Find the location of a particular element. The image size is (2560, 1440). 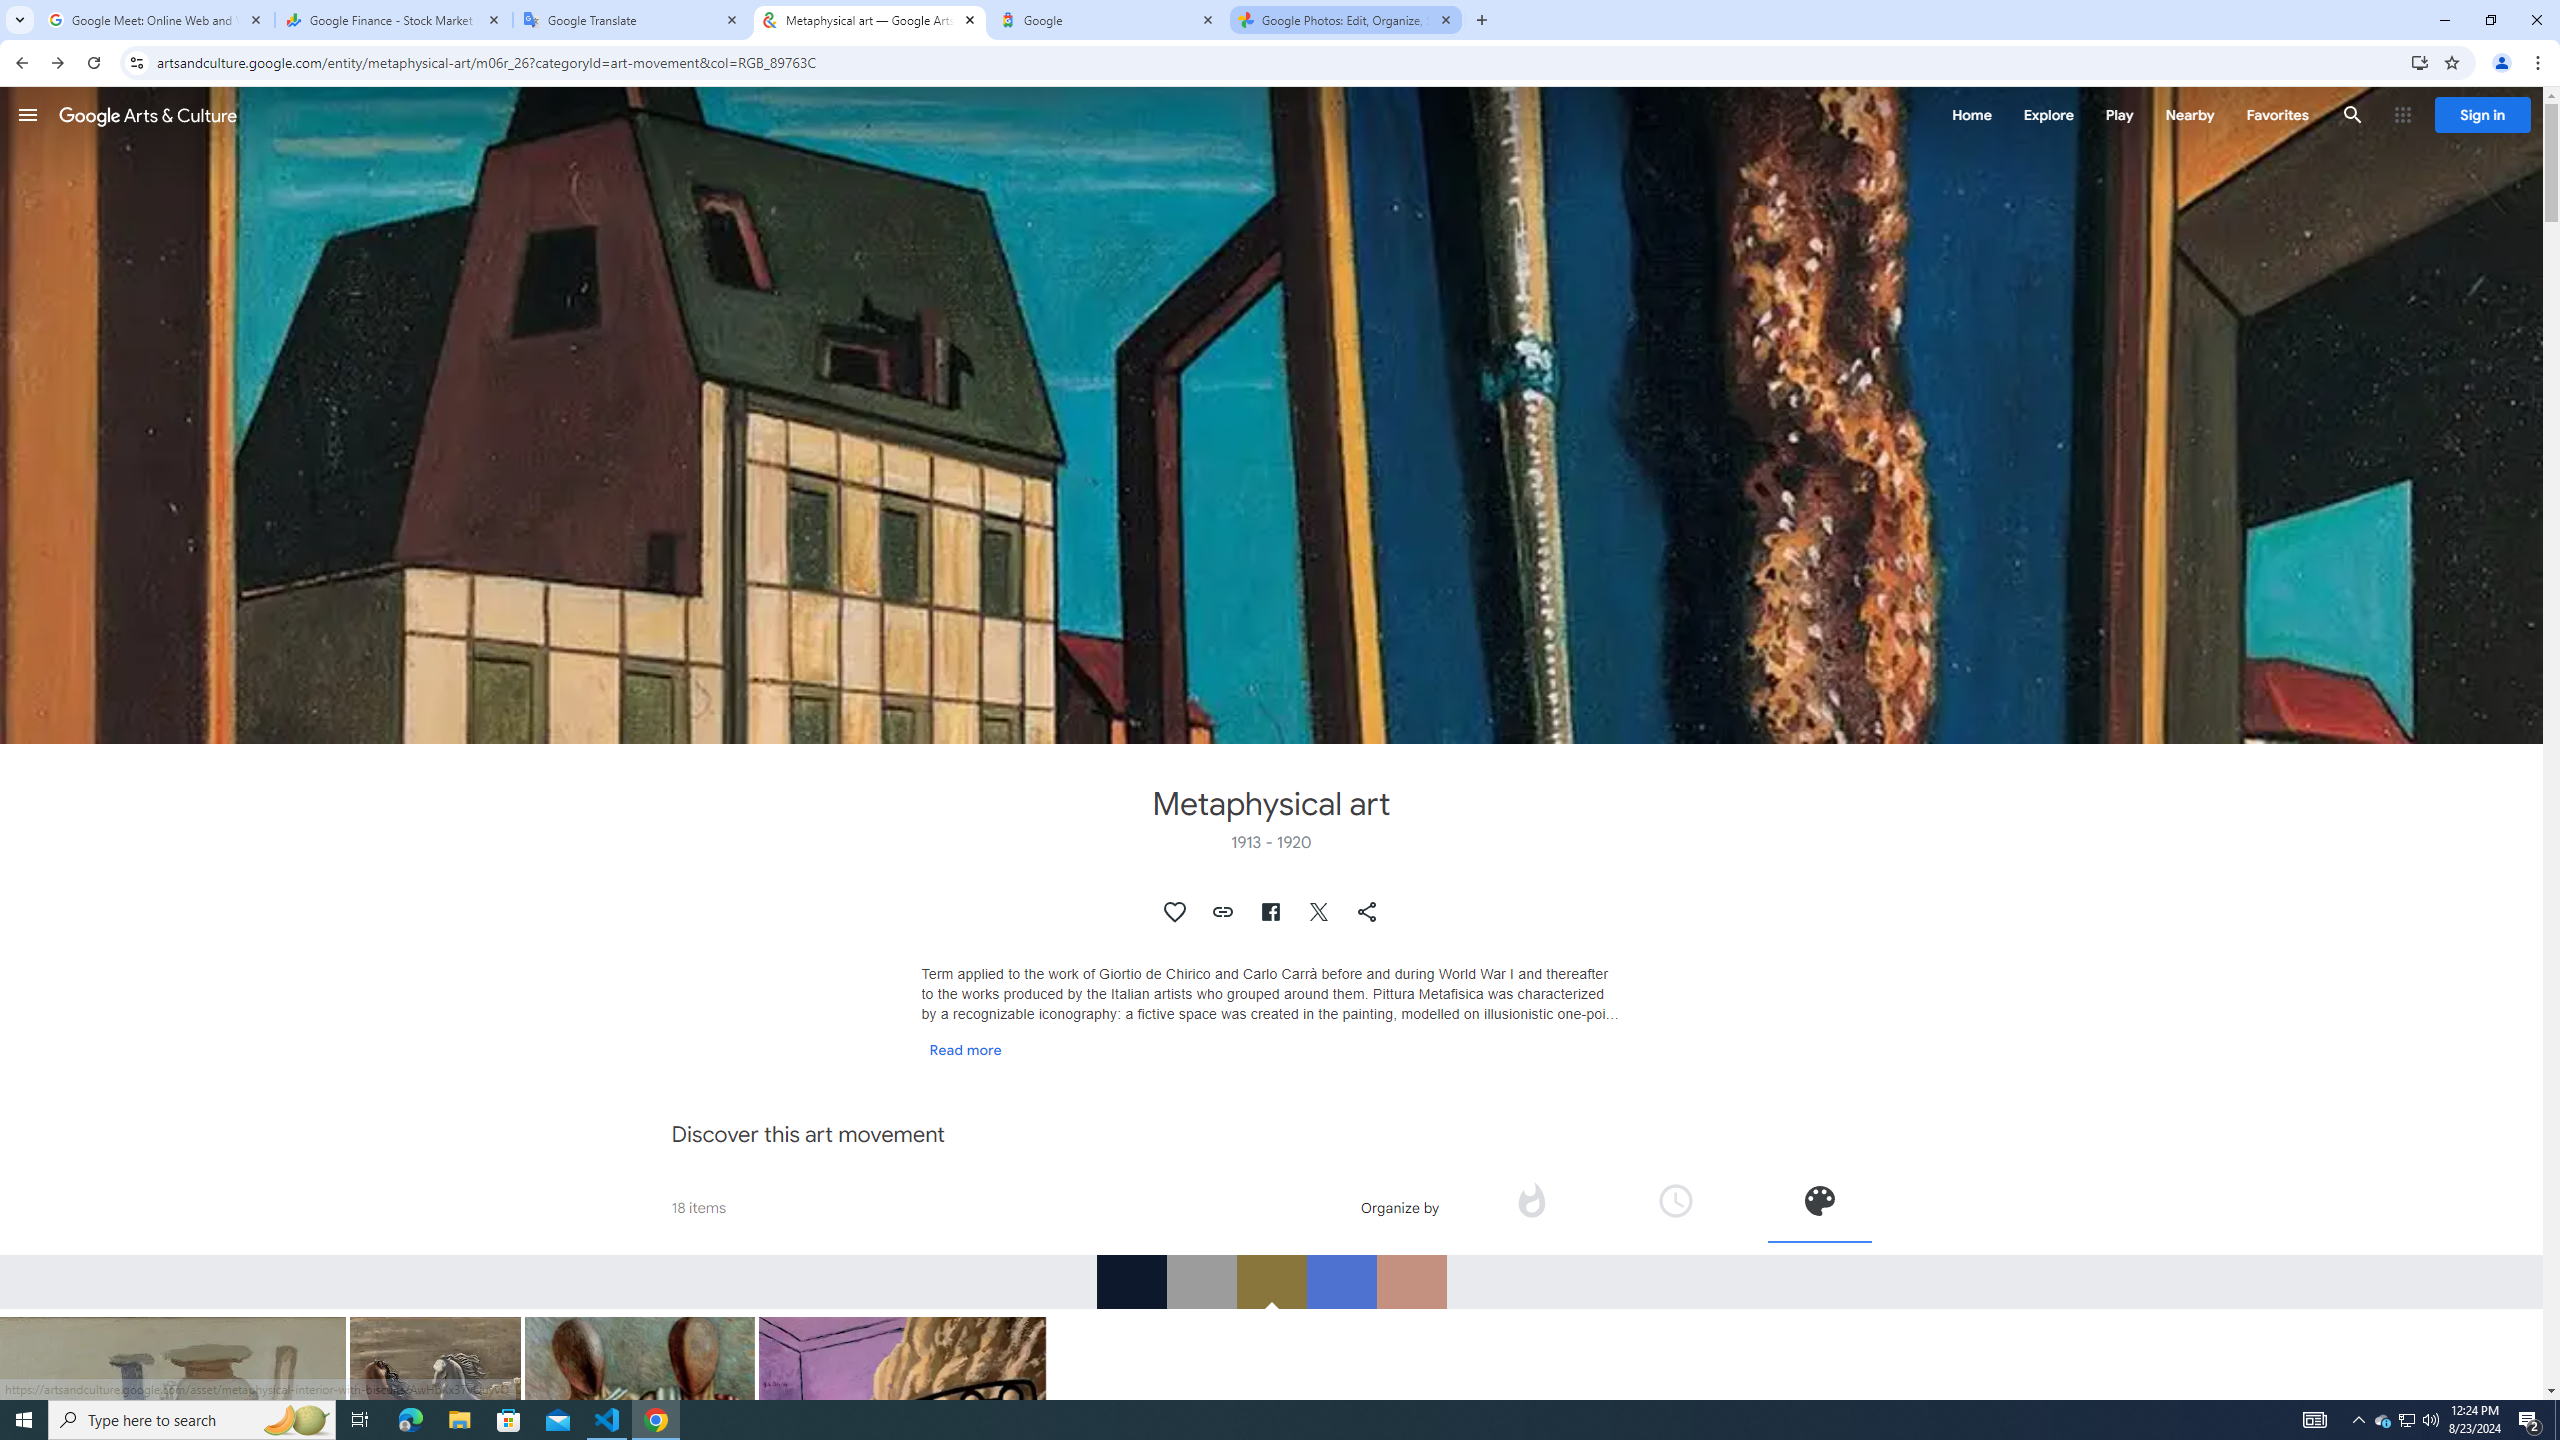

'Organize by popularity' is located at coordinates (1532, 1206).